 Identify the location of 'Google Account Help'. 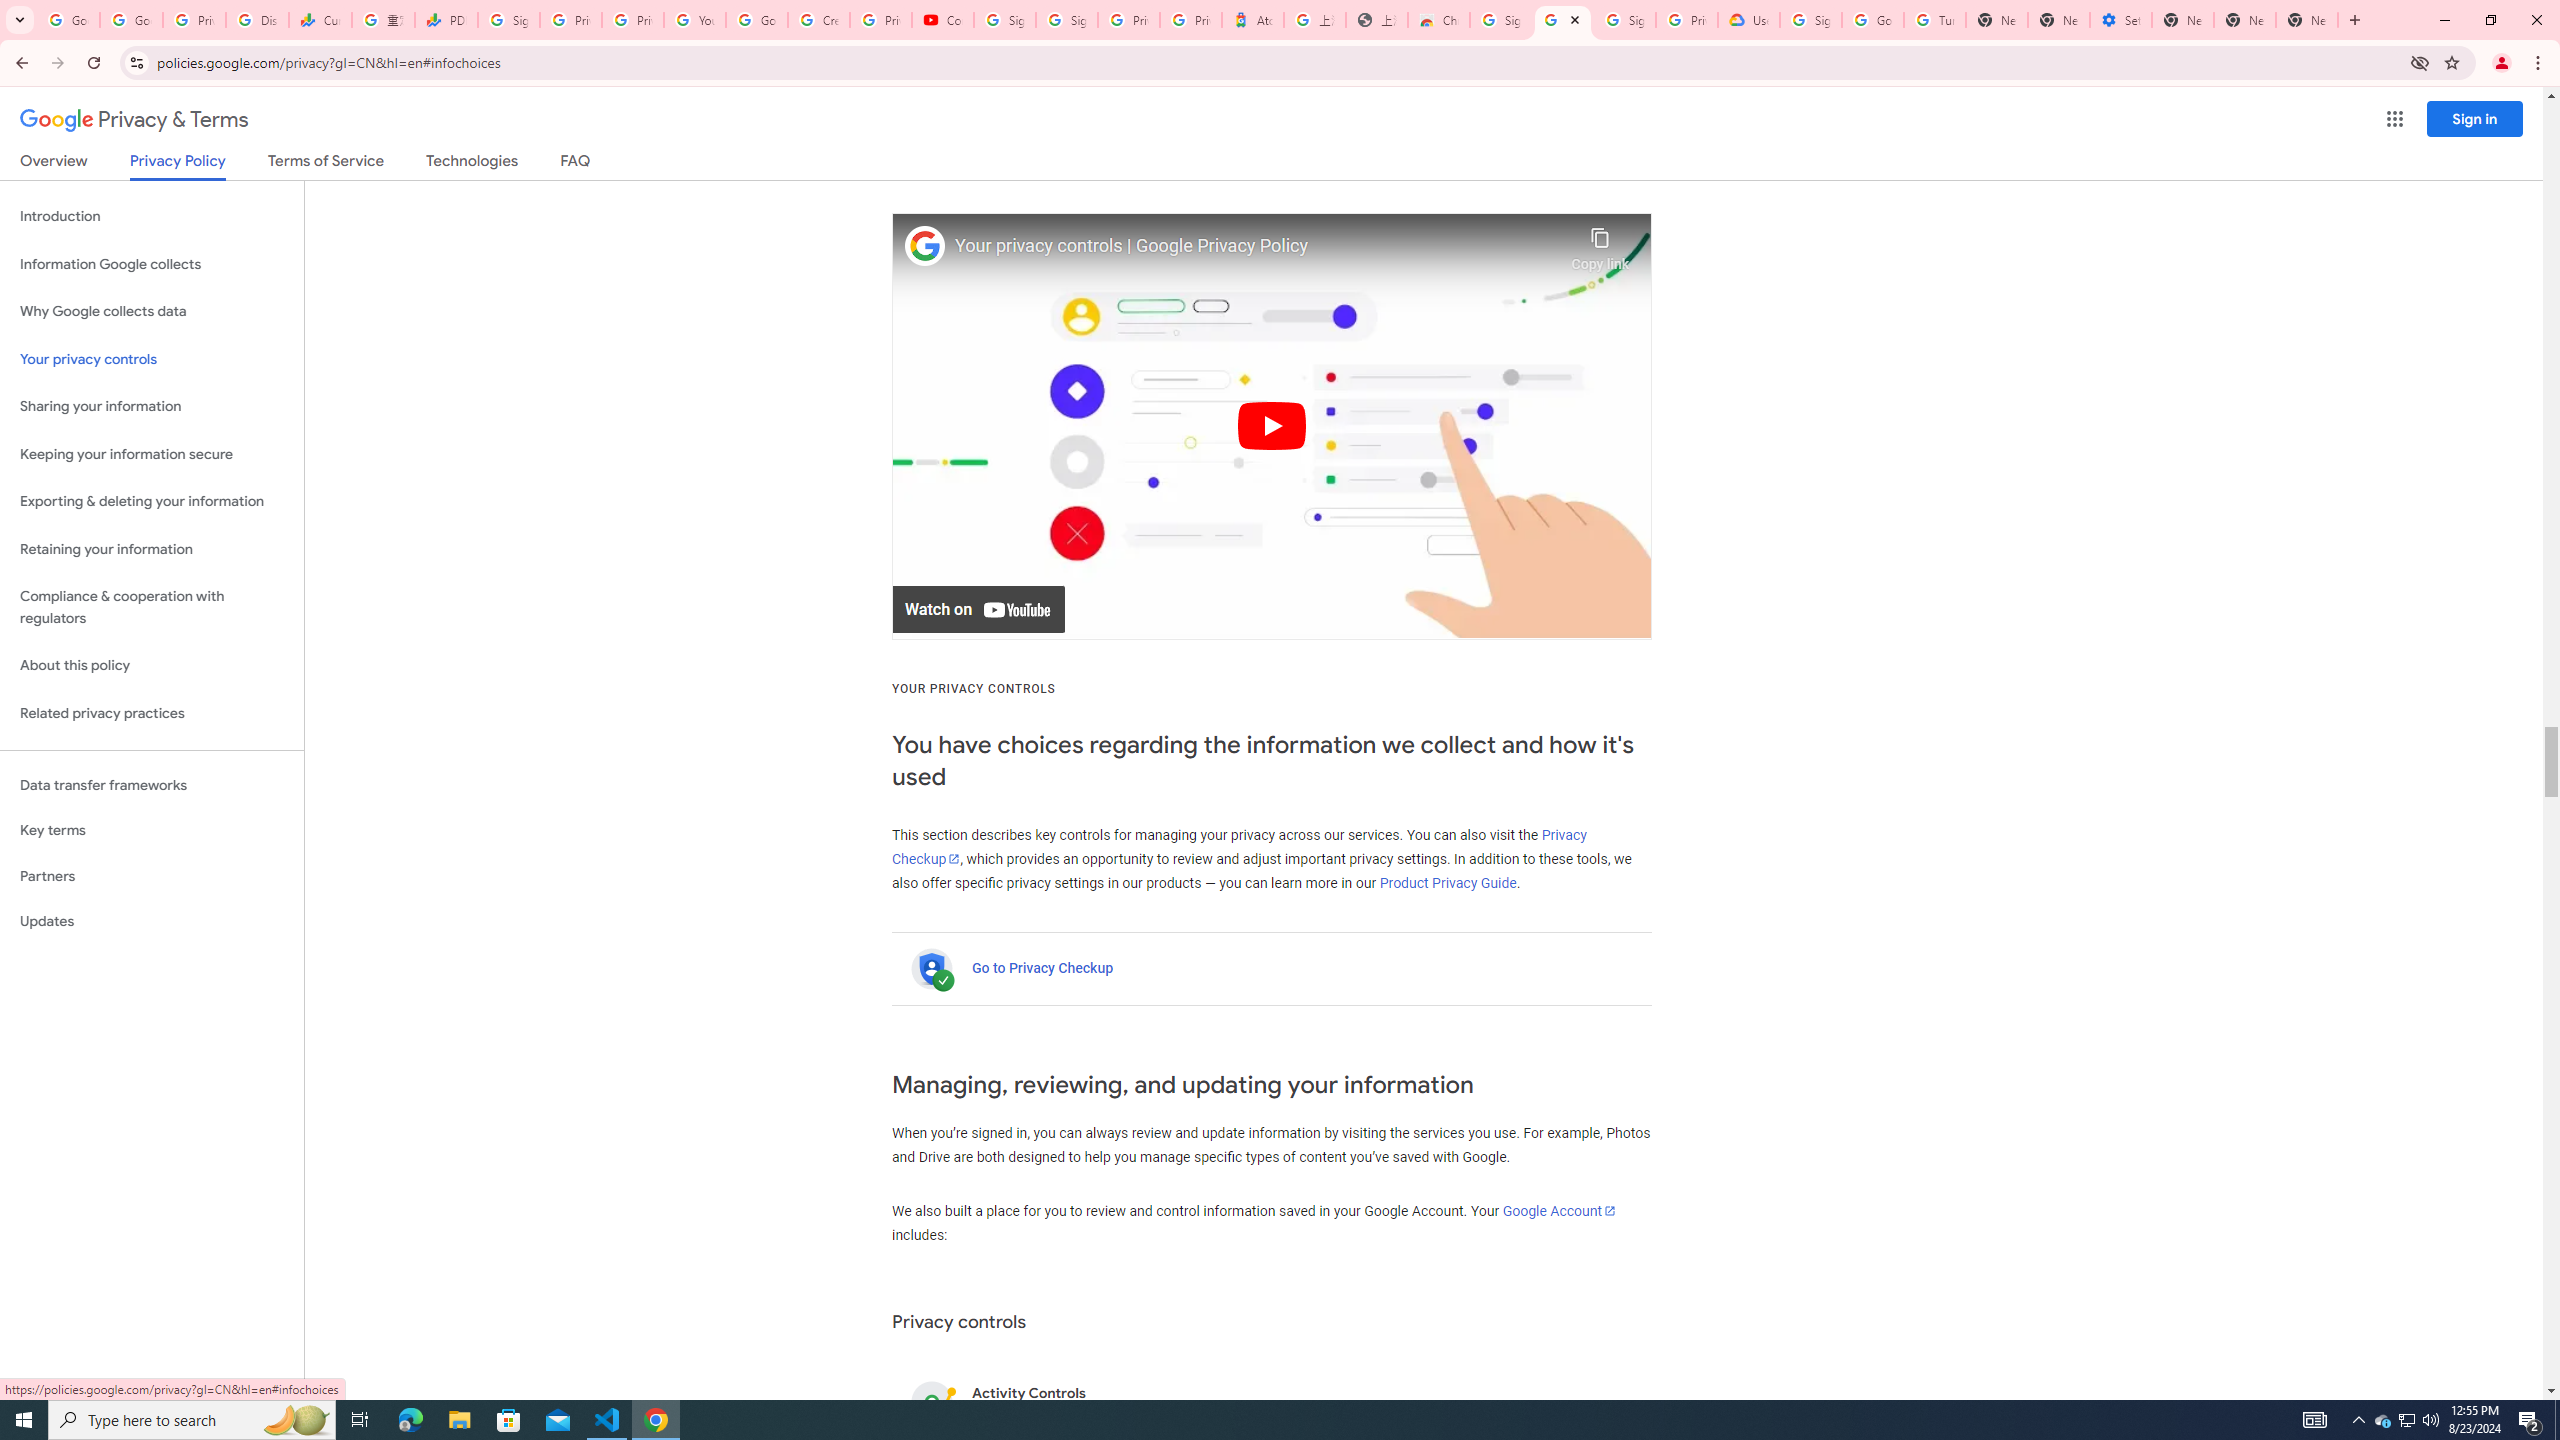
(1871, 19).